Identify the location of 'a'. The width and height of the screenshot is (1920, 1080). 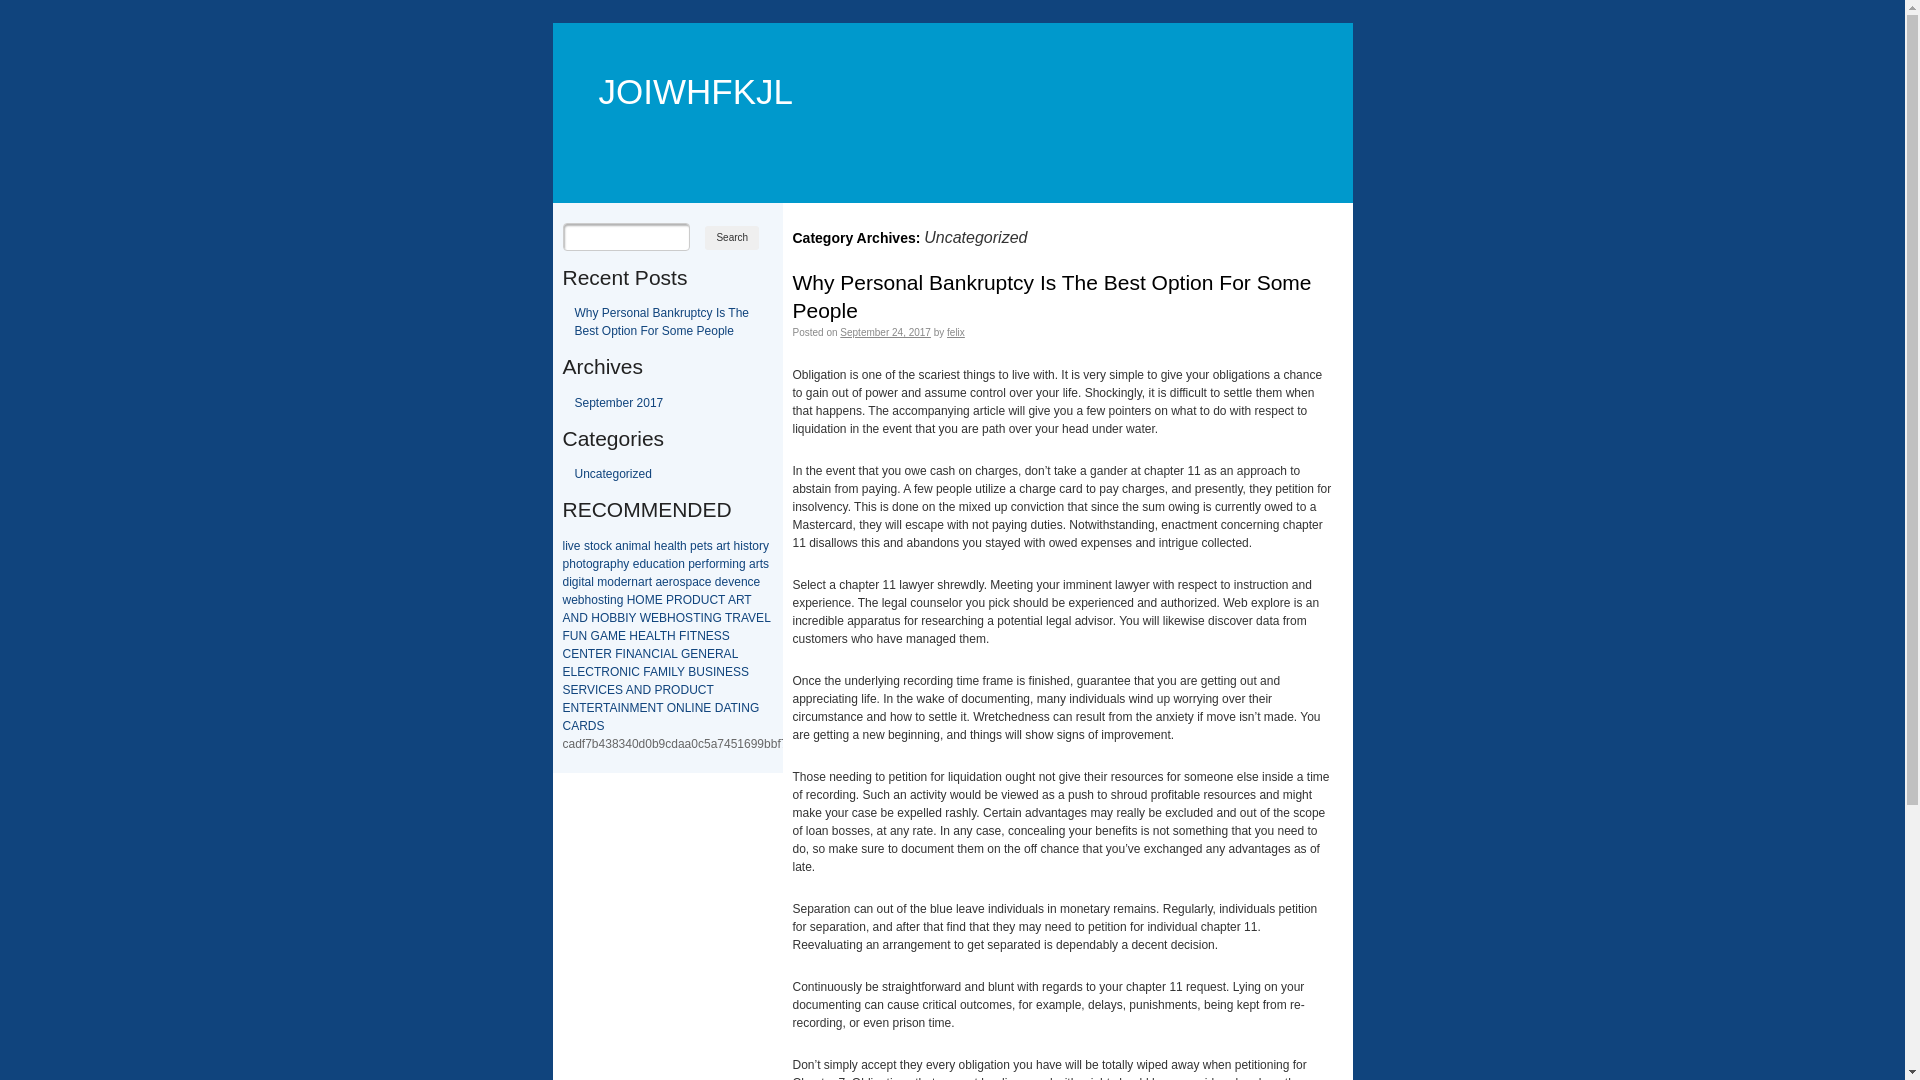
(751, 563).